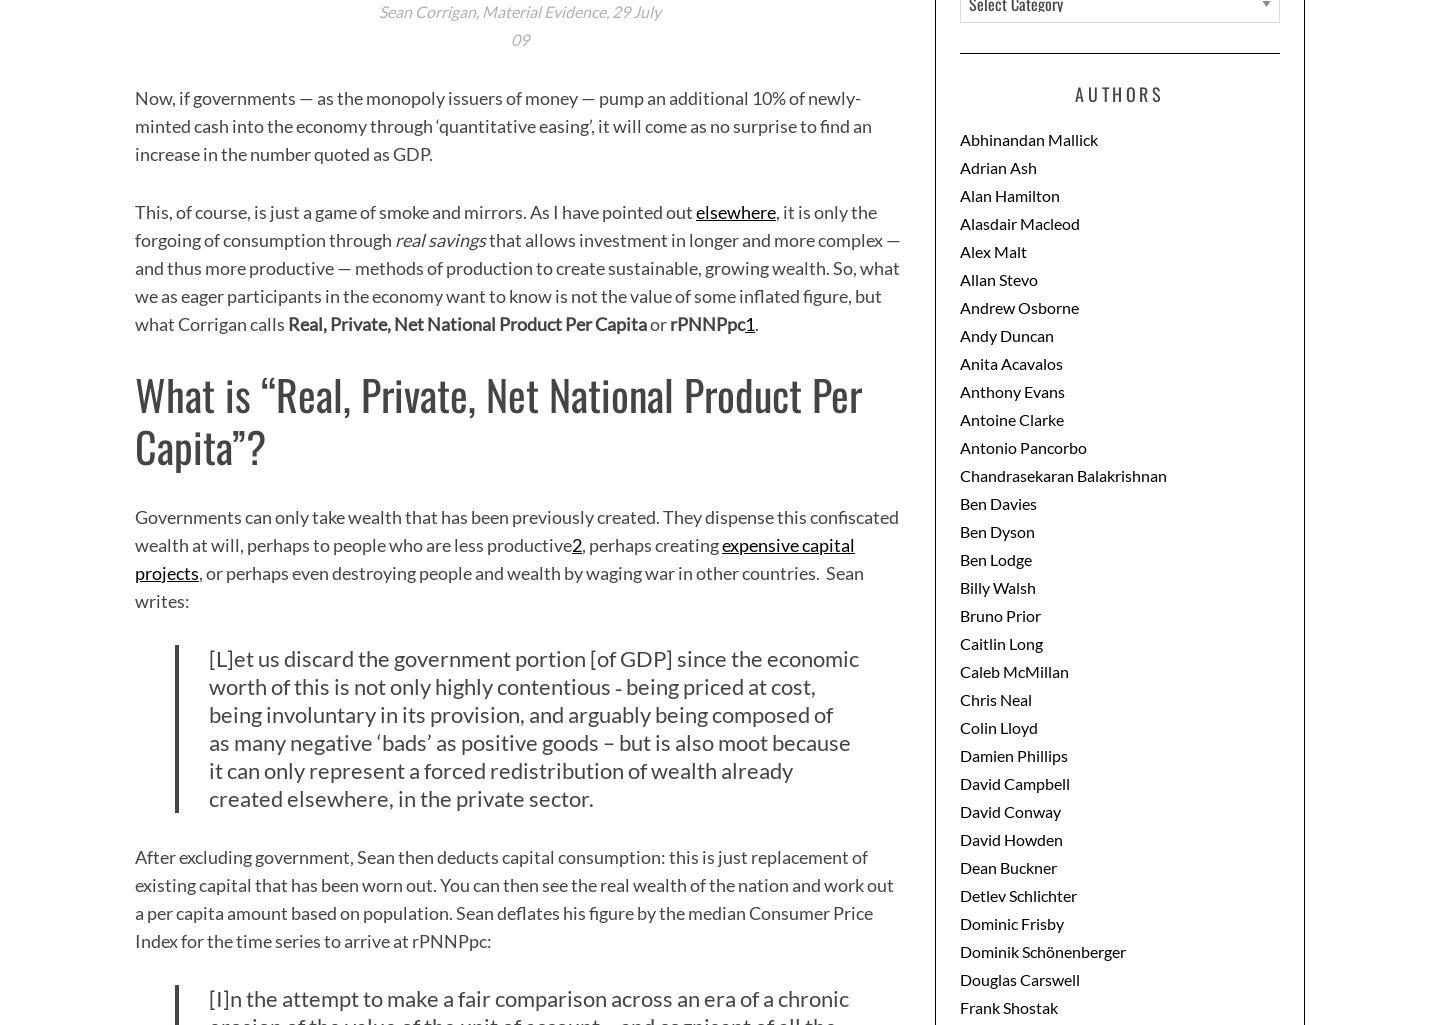  What do you see at coordinates (577, 542) in the screenshot?
I see `'2'` at bounding box center [577, 542].